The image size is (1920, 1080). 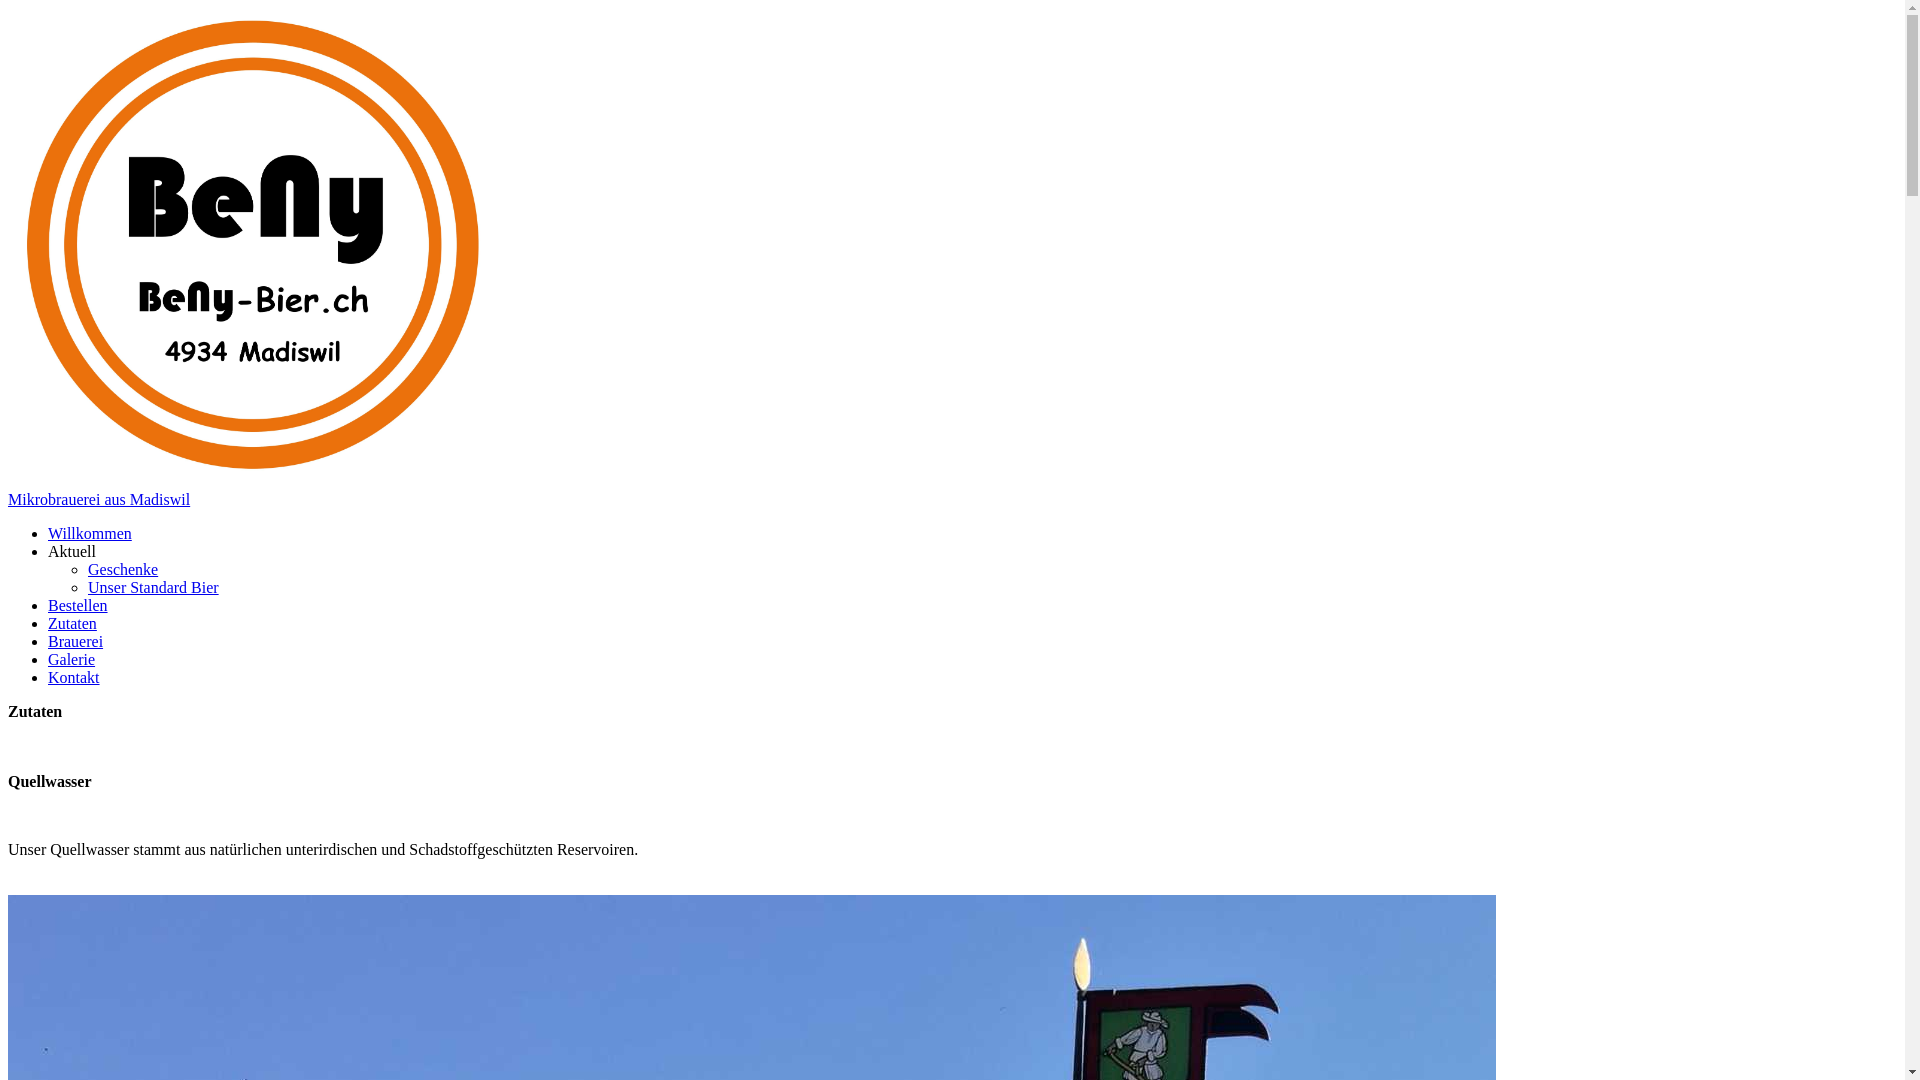 What do you see at coordinates (152, 585) in the screenshot?
I see `'Unser Standard Bier'` at bounding box center [152, 585].